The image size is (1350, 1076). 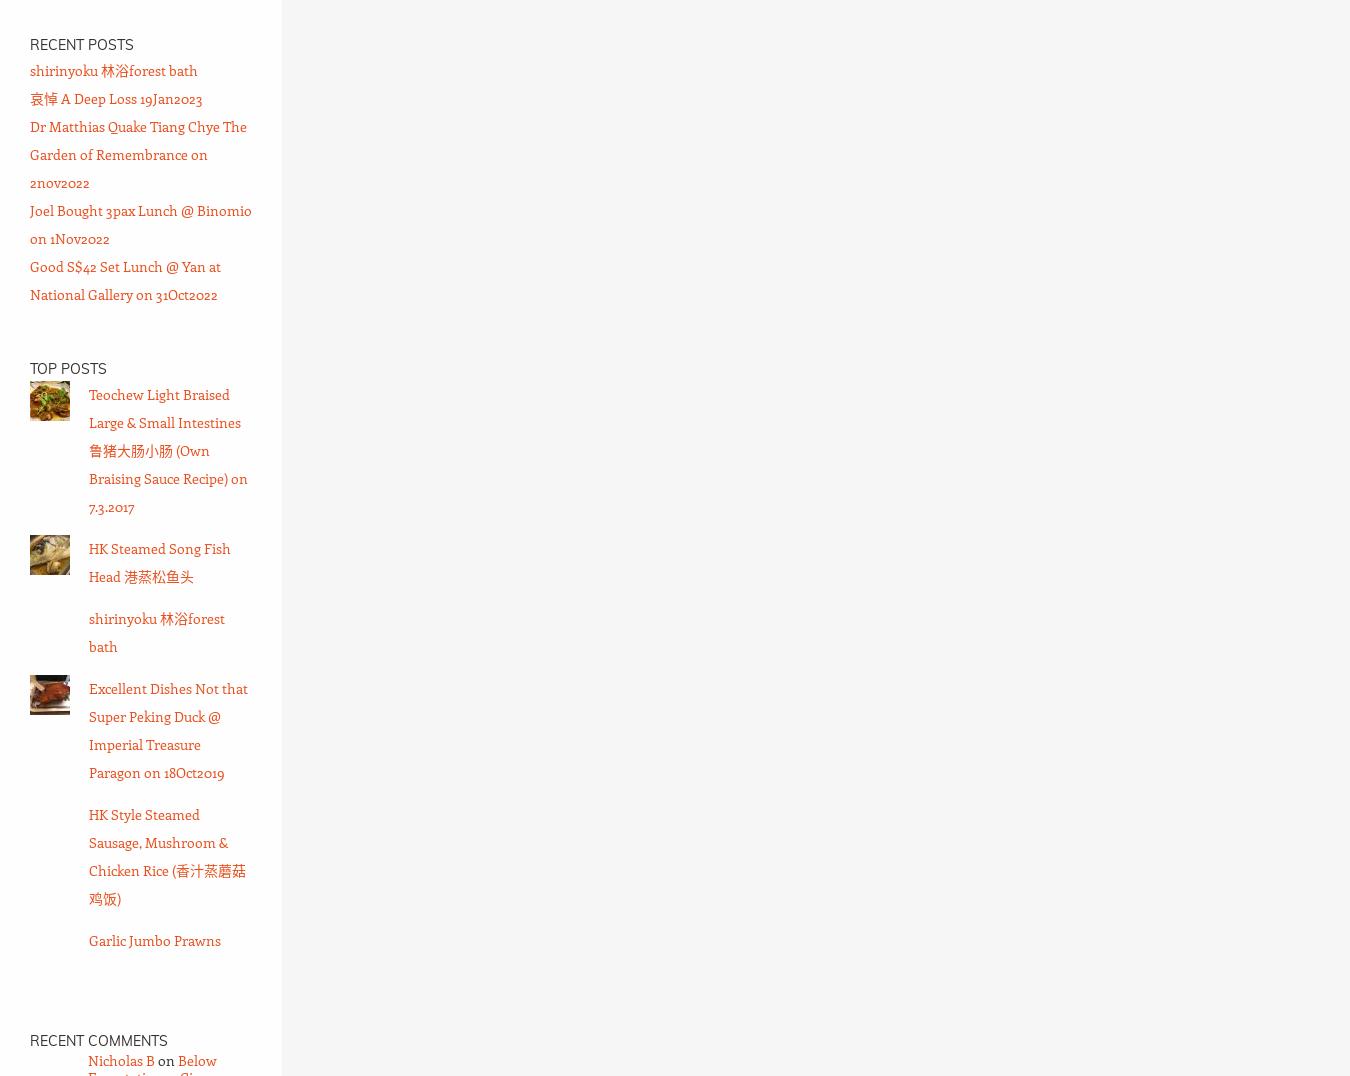 What do you see at coordinates (28, 367) in the screenshot?
I see `'Top Posts'` at bounding box center [28, 367].